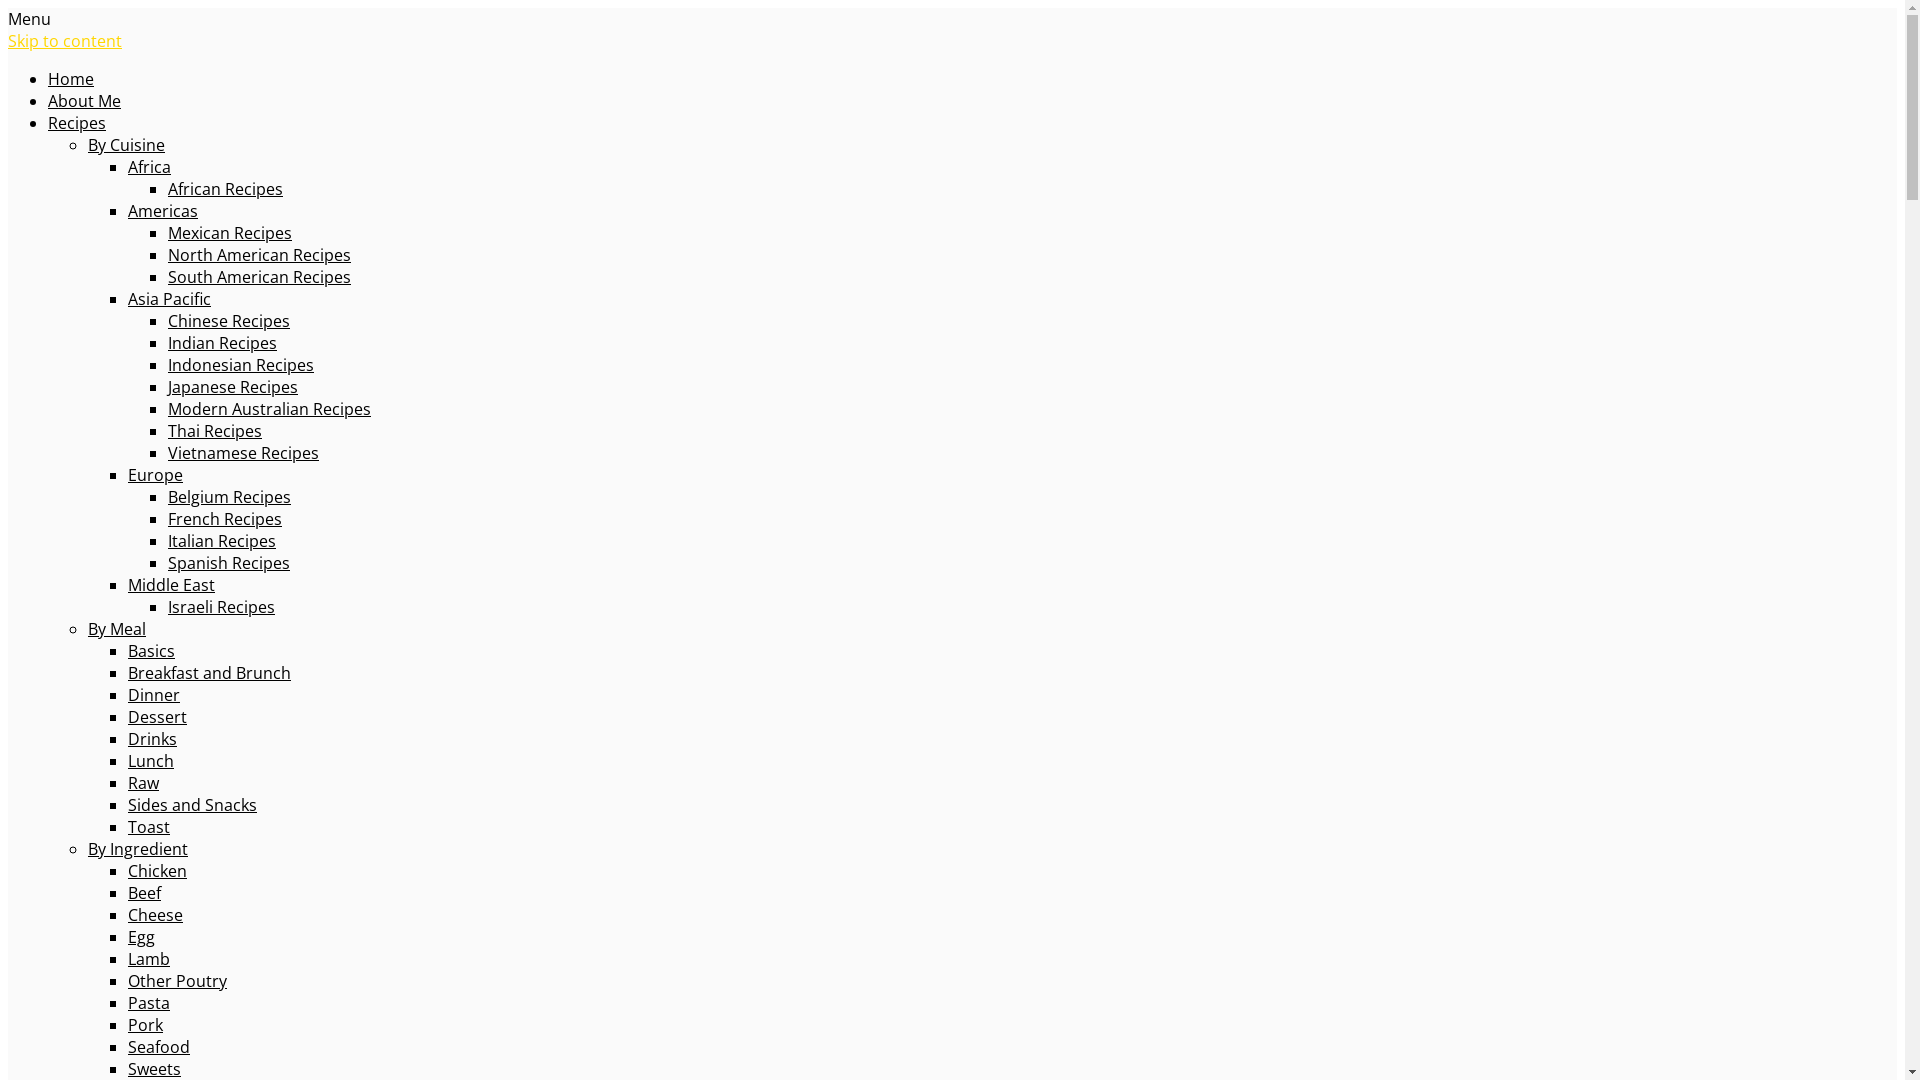  What do you see at coordinates (156, 716) in the screenshot?
I see `'Dessert'` at bounding box center [156, 716].